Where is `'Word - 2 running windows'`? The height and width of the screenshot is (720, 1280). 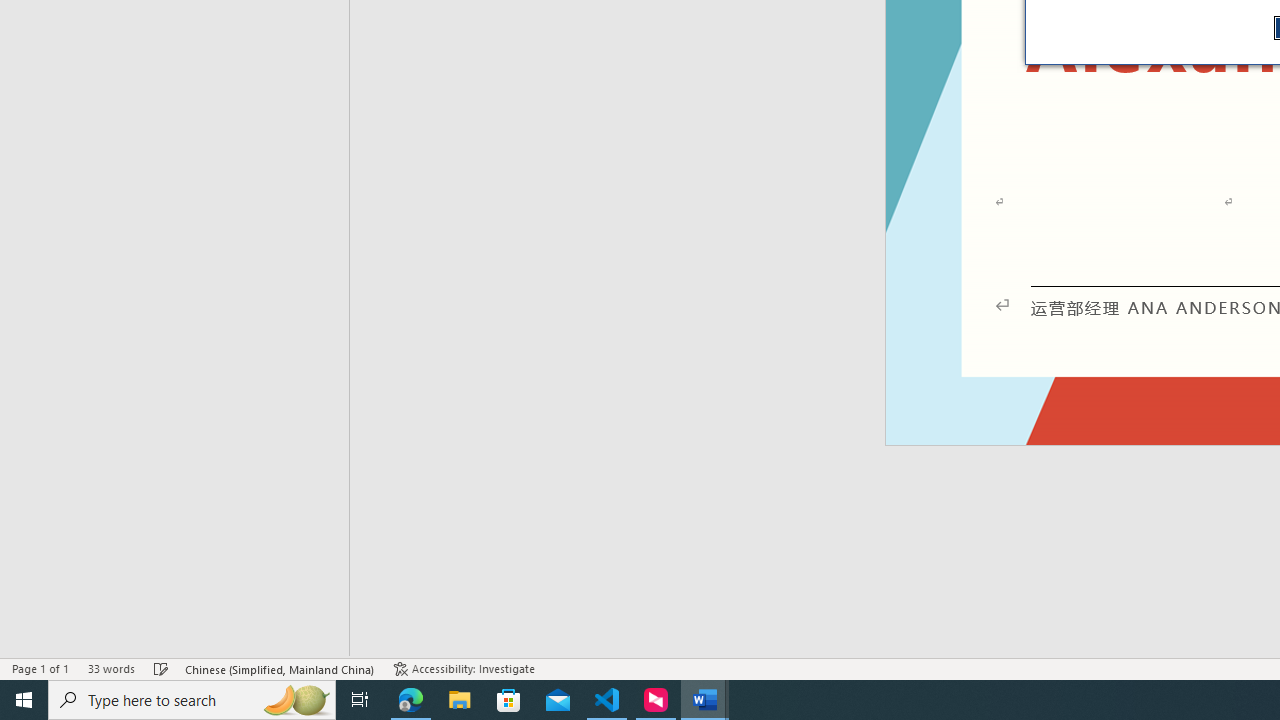 'Word - 2 running windows' is located at coordinates (705, 698).